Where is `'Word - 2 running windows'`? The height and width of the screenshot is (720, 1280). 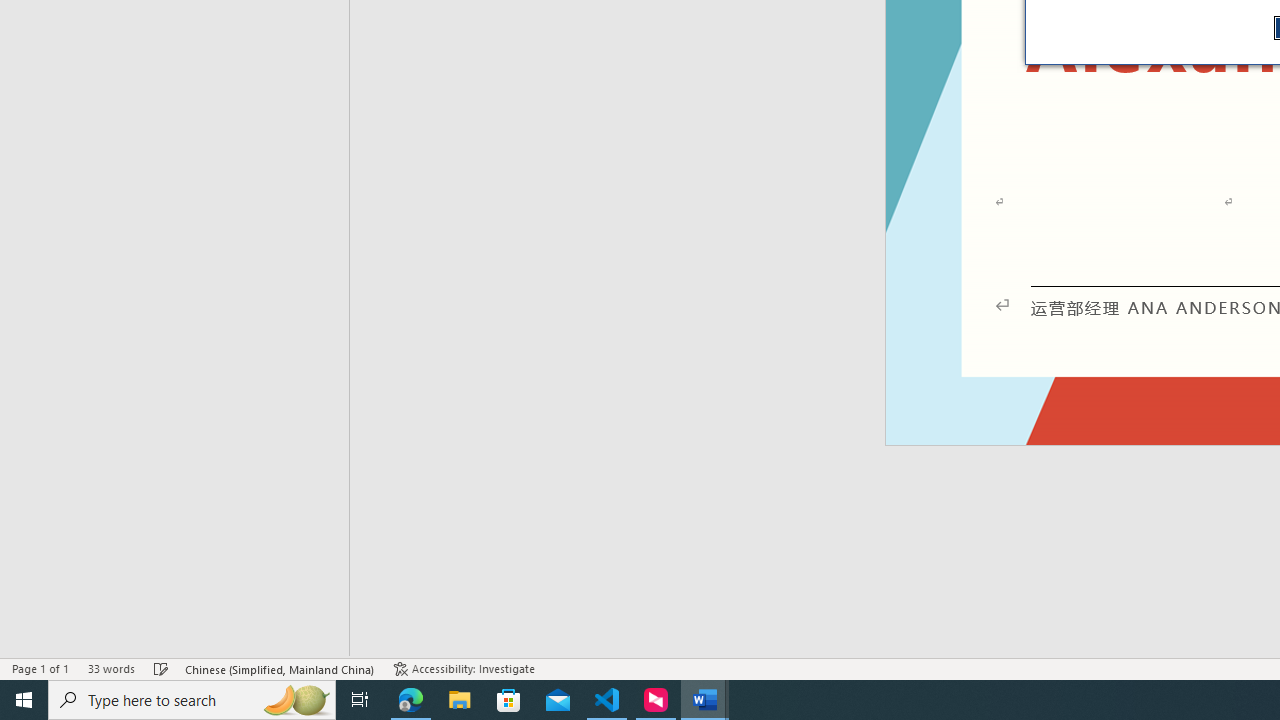 'Word - 2 running windows' is located at coordinates (705, 698).